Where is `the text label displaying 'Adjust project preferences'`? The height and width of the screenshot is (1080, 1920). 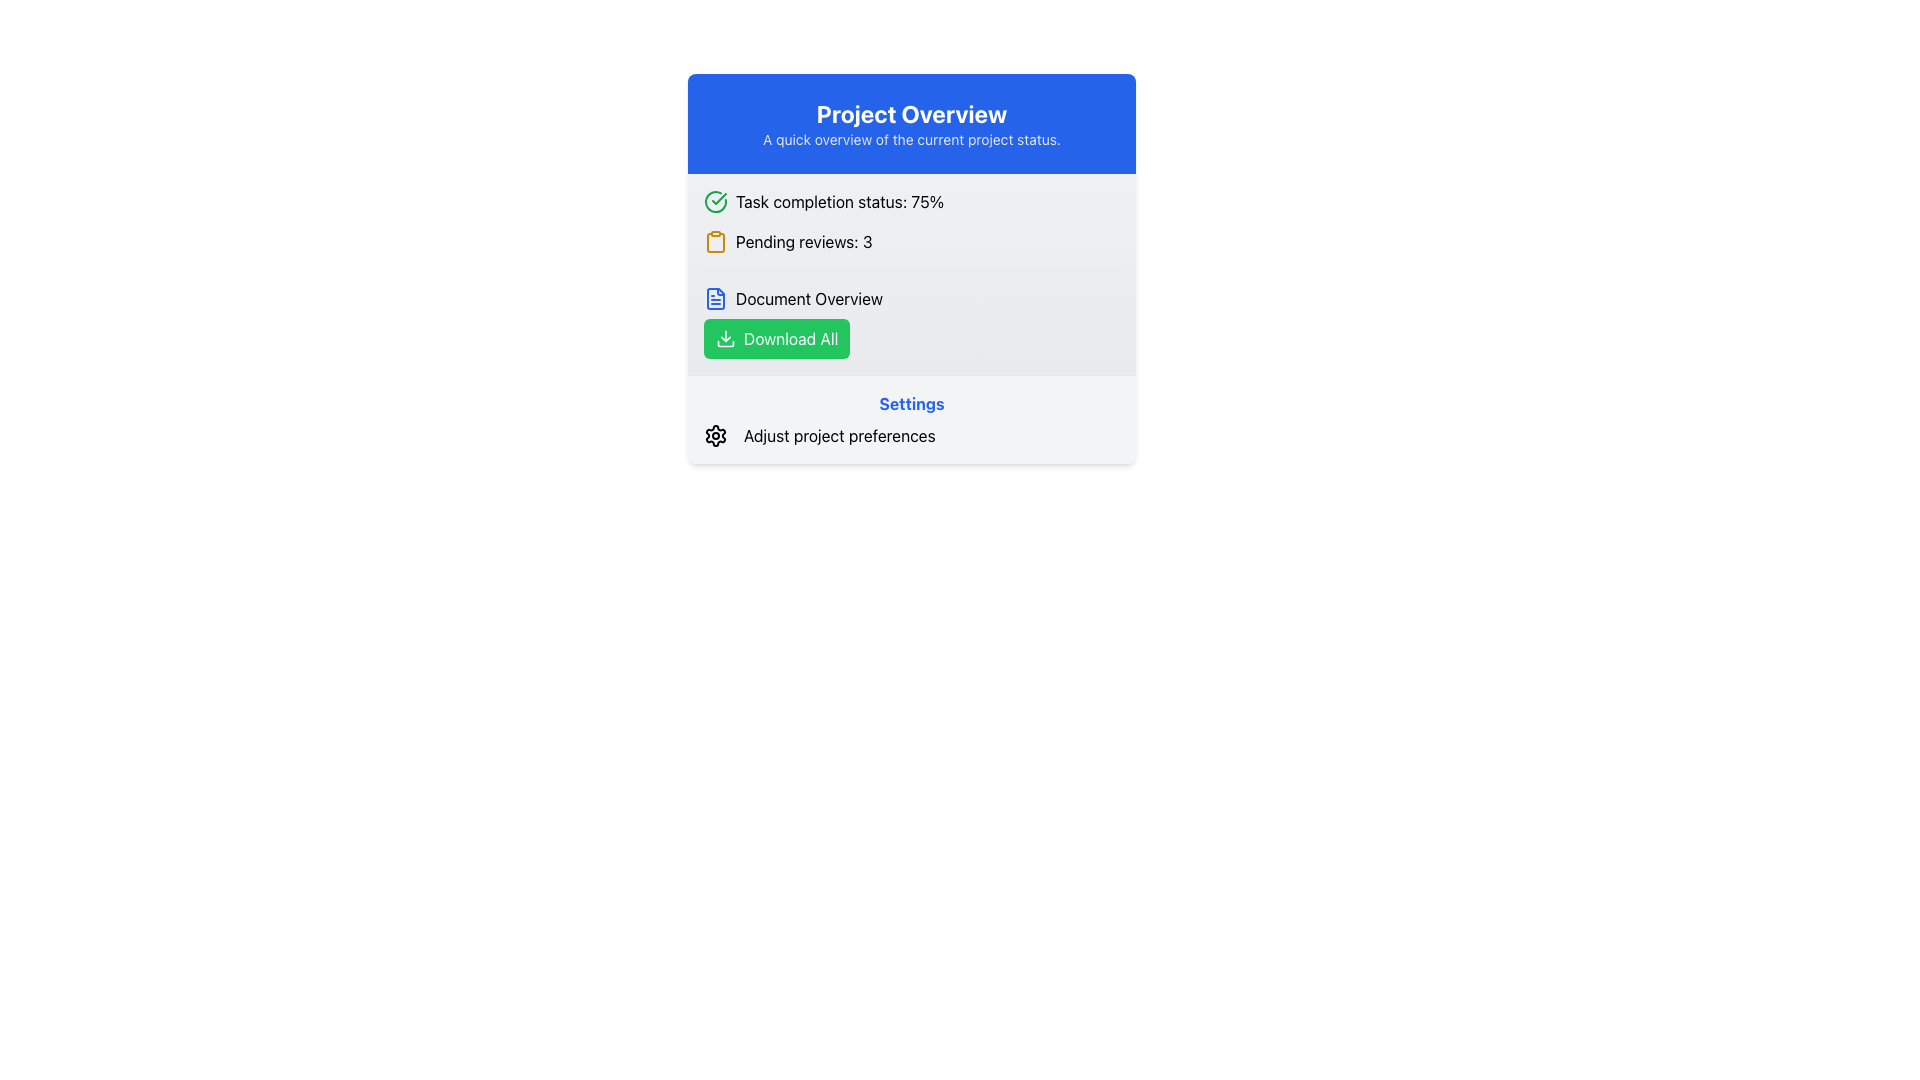
the text label displaying 'Adjust project preferences' is located at coordinates (839, 434).